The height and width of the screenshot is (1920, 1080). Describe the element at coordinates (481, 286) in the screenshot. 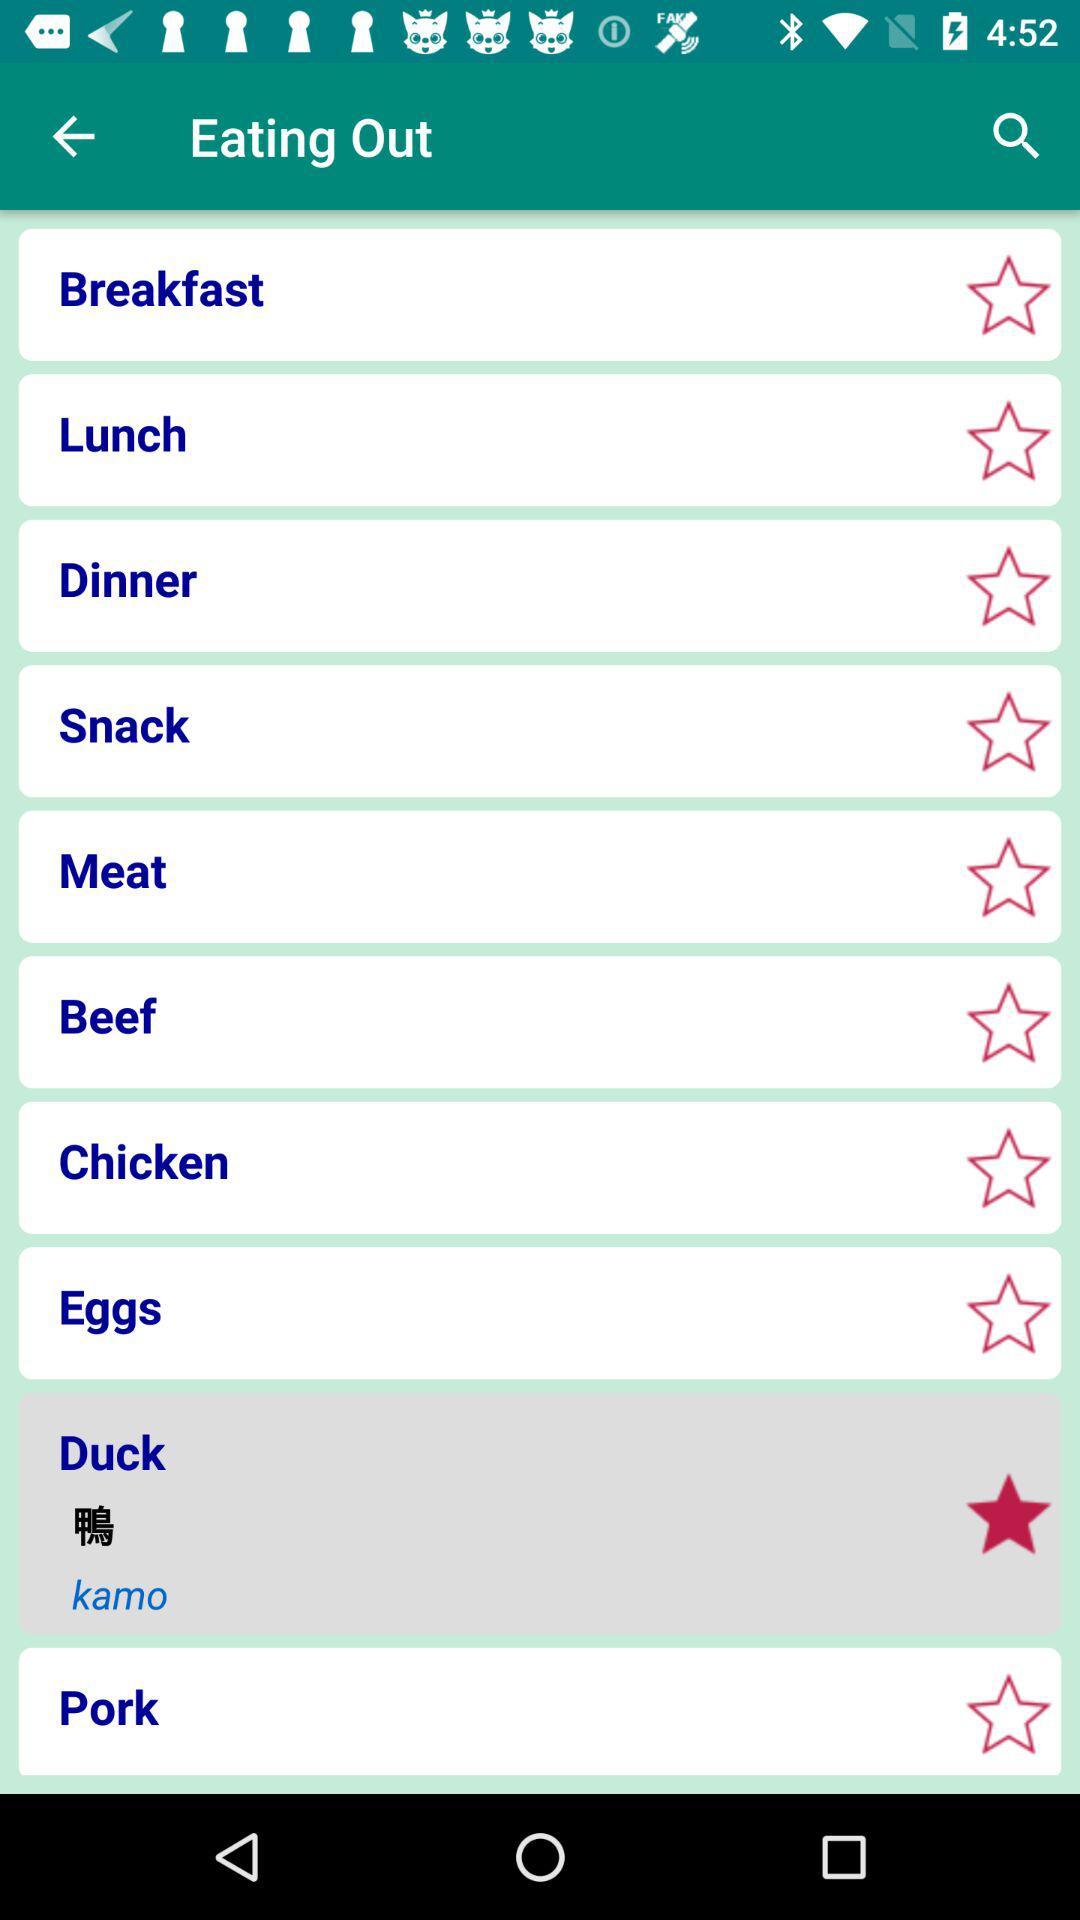

I see `breakfast icon` at that location.